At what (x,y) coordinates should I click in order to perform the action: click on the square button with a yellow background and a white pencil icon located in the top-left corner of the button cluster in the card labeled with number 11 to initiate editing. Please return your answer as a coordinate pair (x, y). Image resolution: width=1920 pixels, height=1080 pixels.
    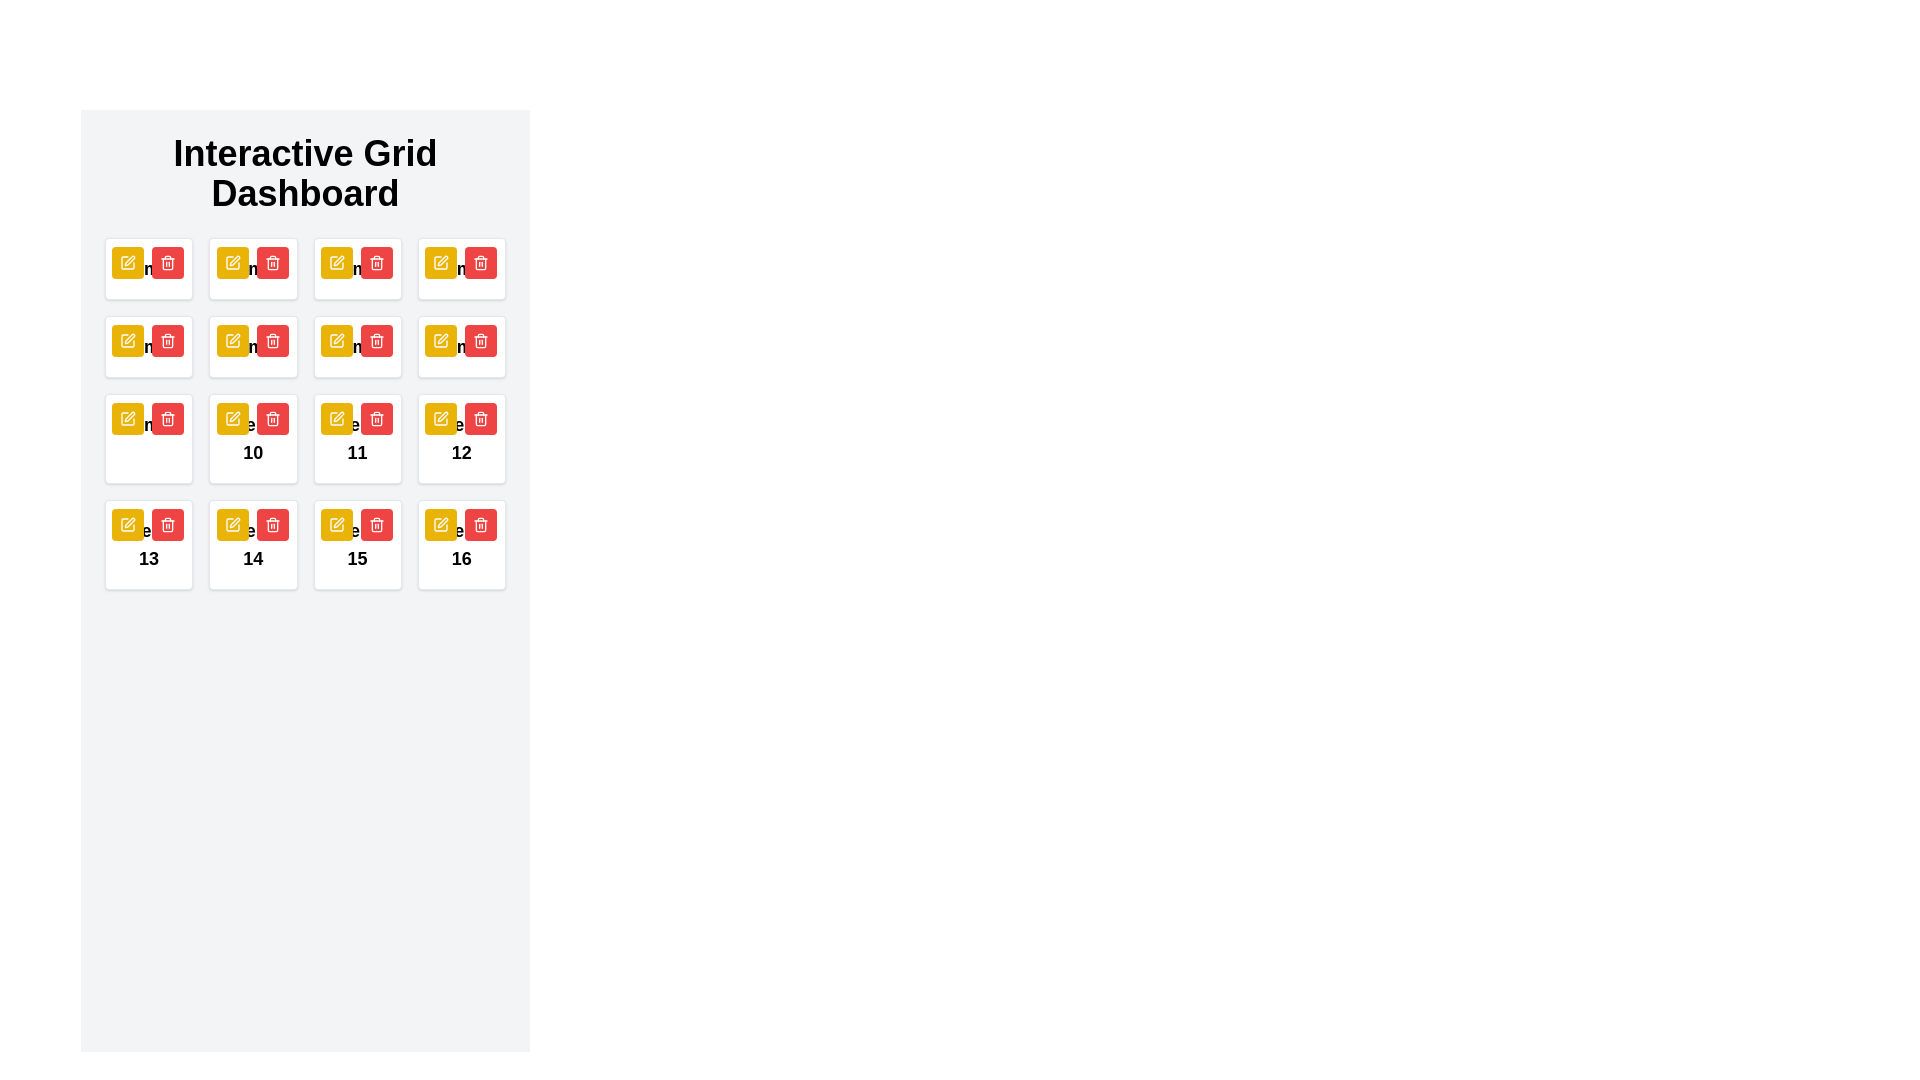
    Looking at the image, I should click on (336, 339).